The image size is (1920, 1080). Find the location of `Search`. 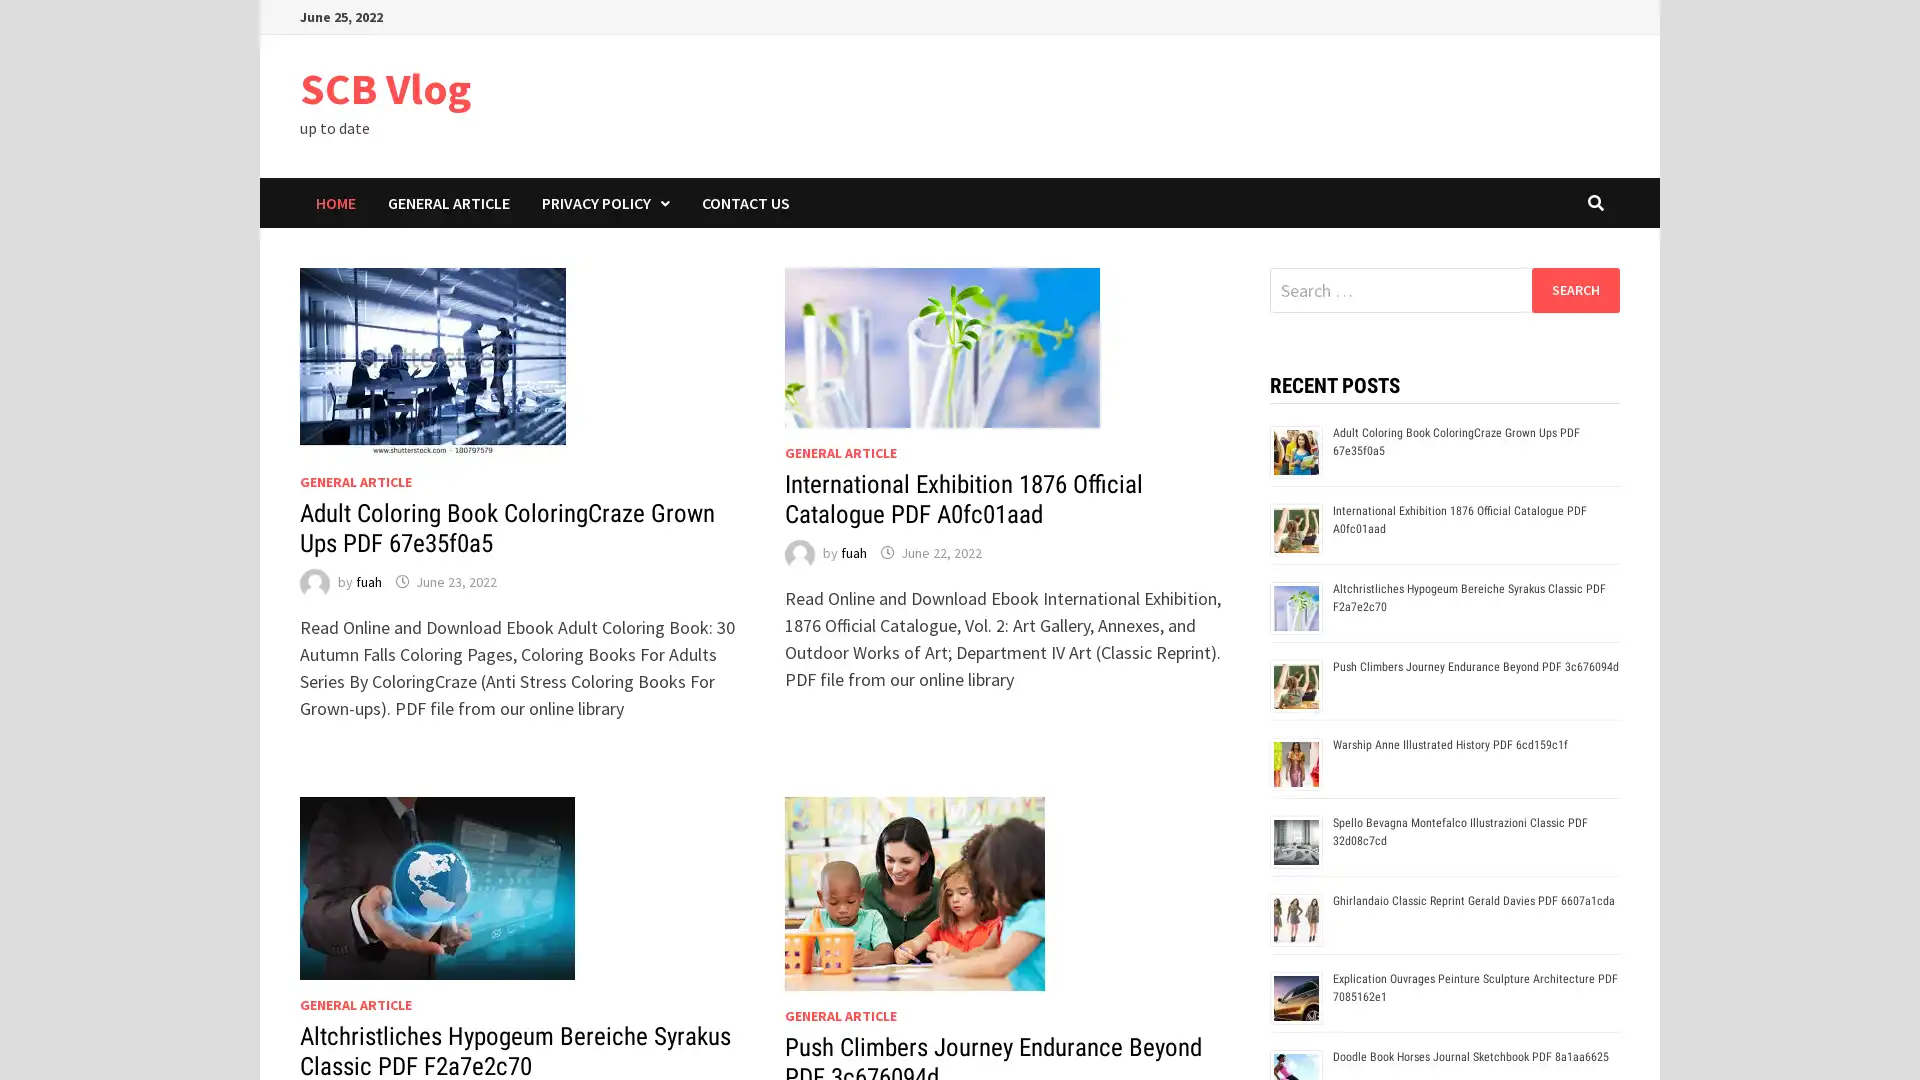

Search is located at coordinates (1574, 289).